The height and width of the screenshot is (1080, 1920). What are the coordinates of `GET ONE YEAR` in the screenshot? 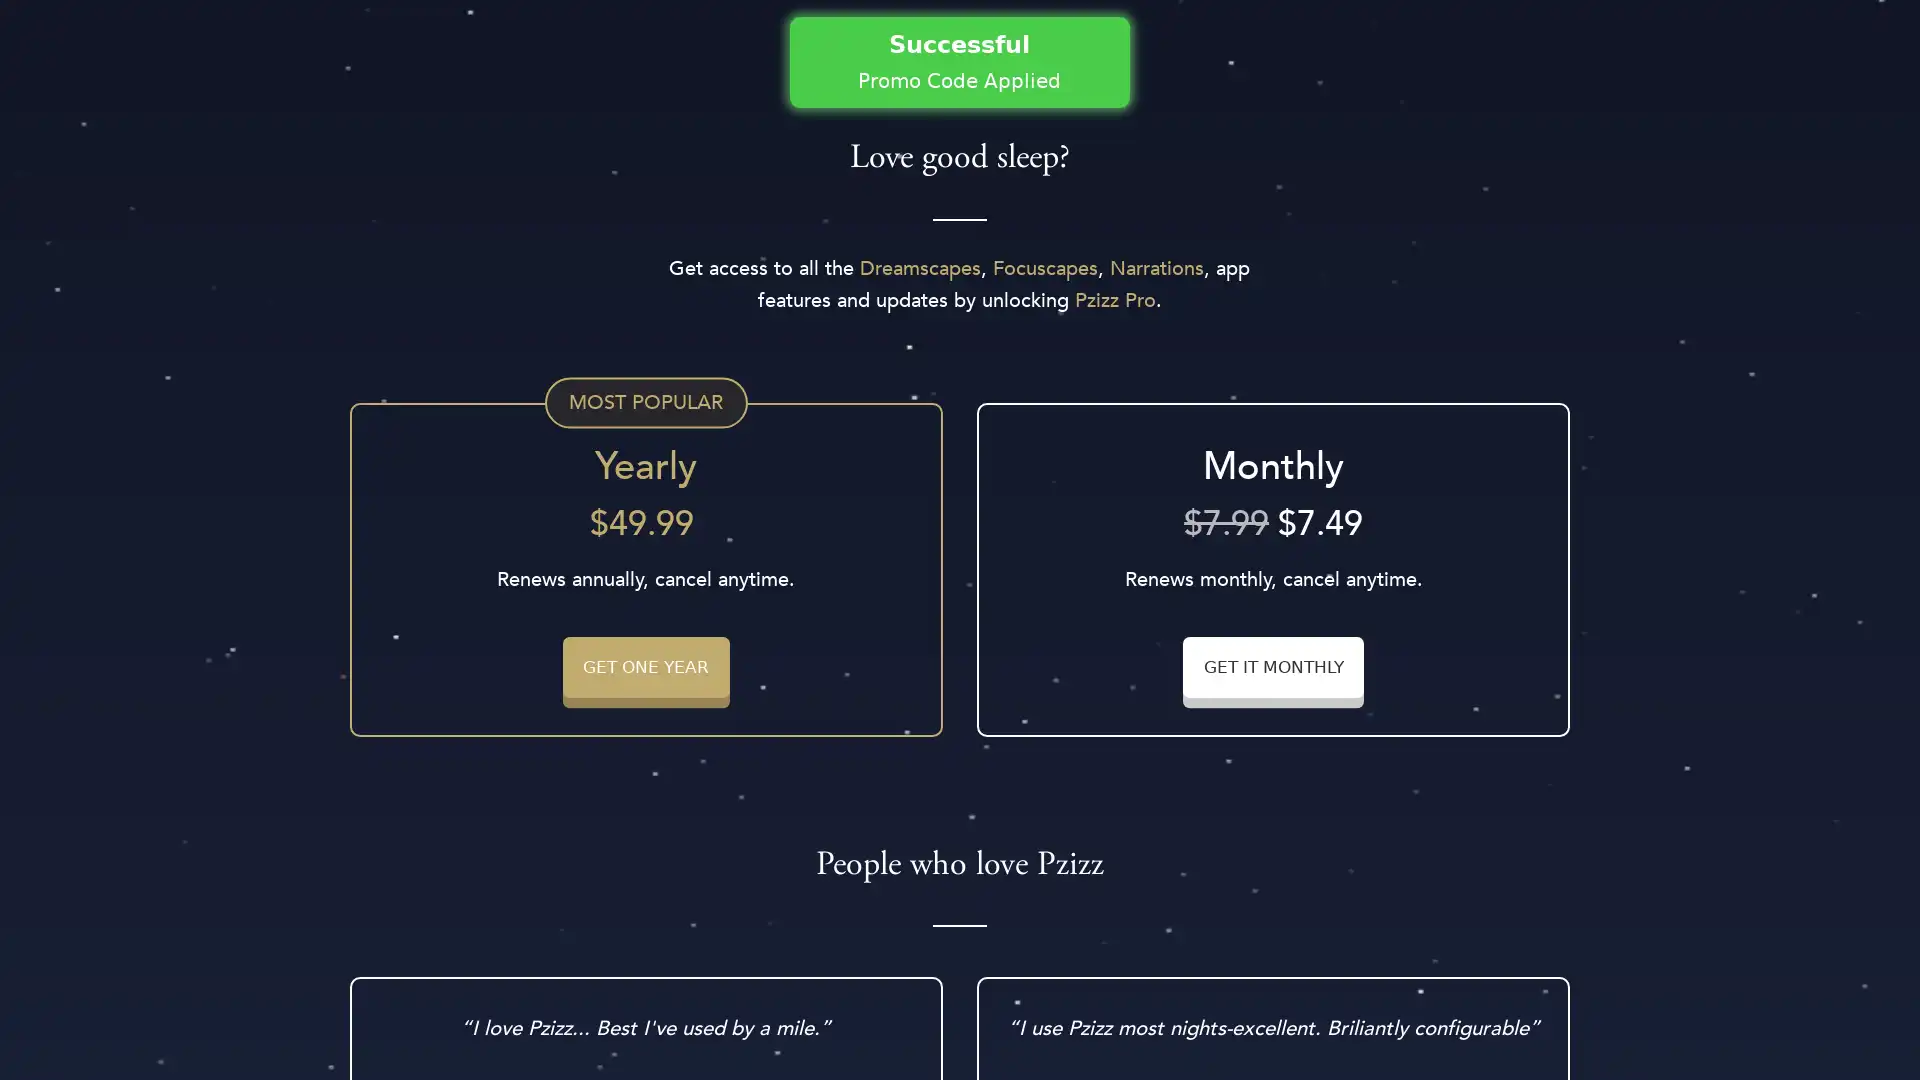 It's located at (645, 666).